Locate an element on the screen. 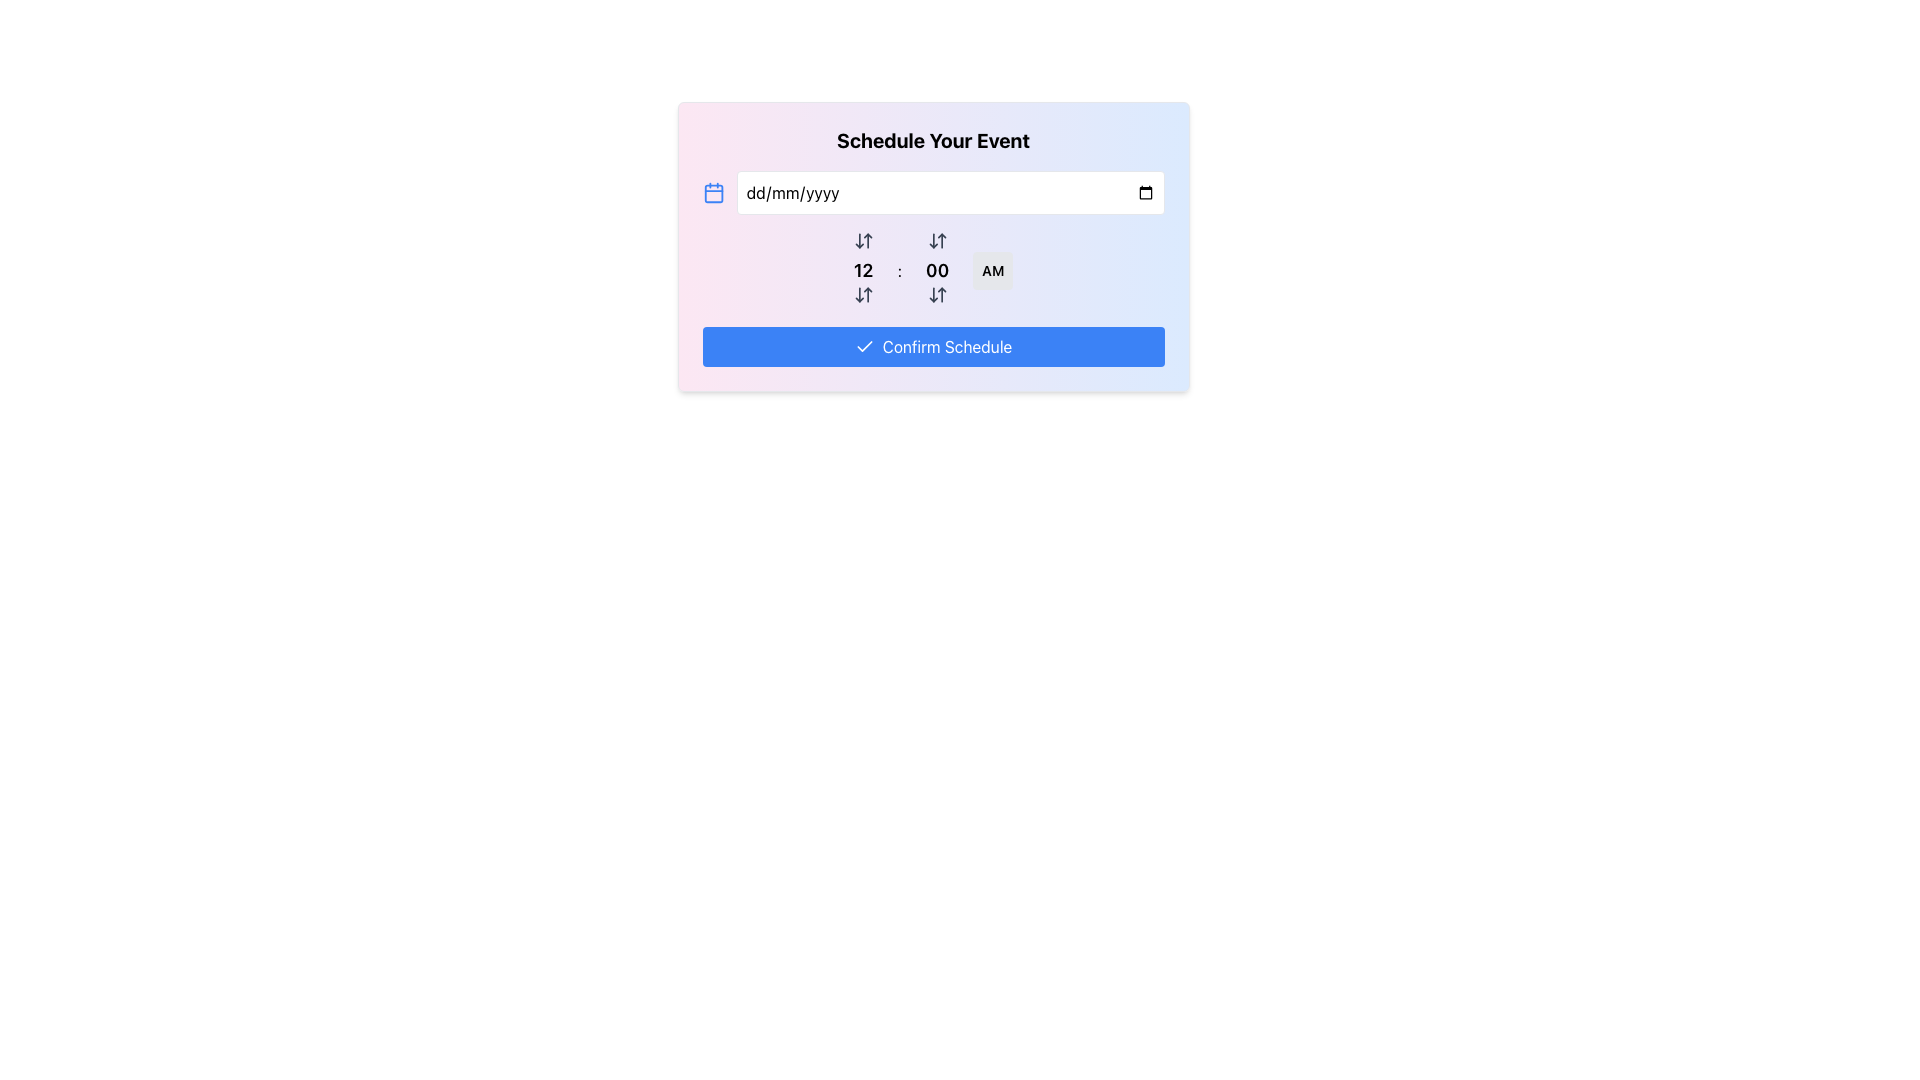 The height and width of the screenshot is (1080, 1920). the checkmark icon located inside the 'Confirm Schedule' button at the bottom of the 'Schedule Your Event' form overlay is located at coordinates (864, 345).